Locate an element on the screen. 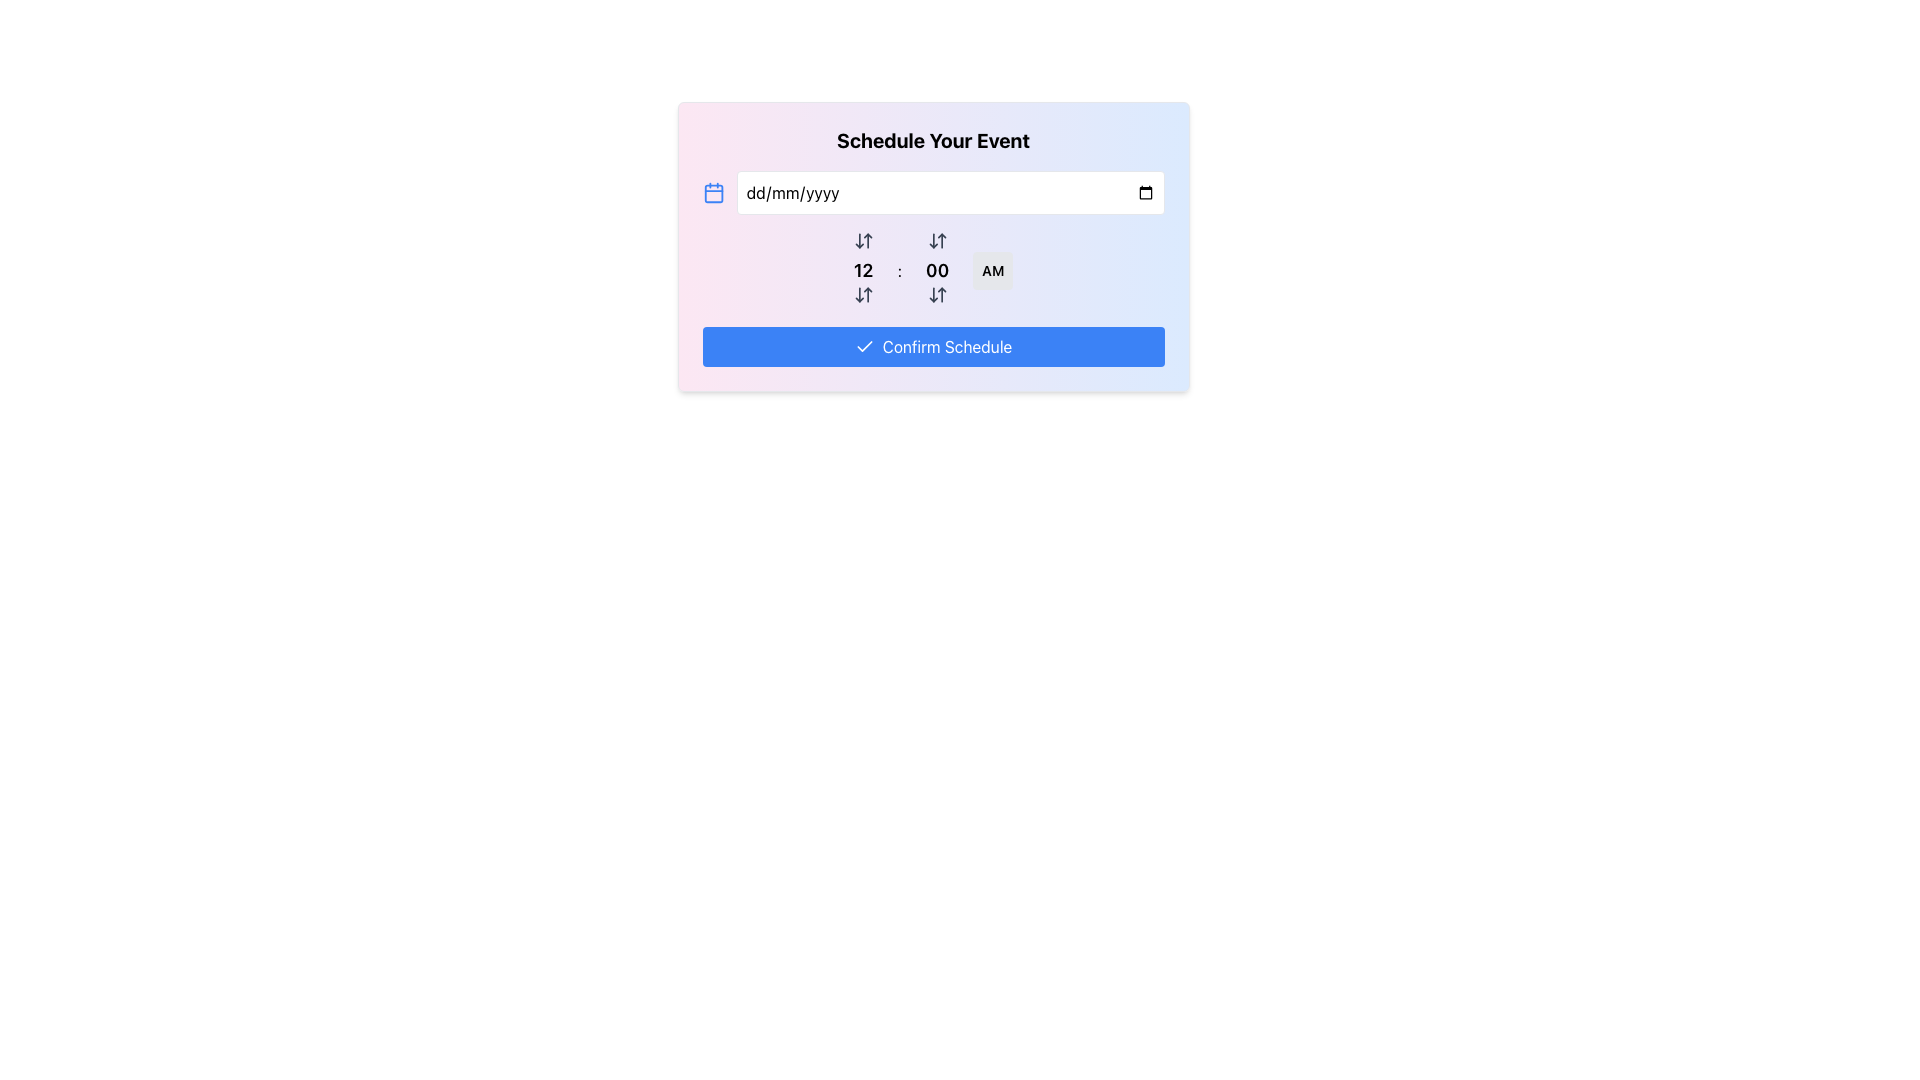 The height and width of the screenshot is (1080, 1920). the checkmark icon located inside the 'Confirm Schedule' button at the bottom of the 'Schedule Your Event' form overlay is located at coordinates (864, 345).